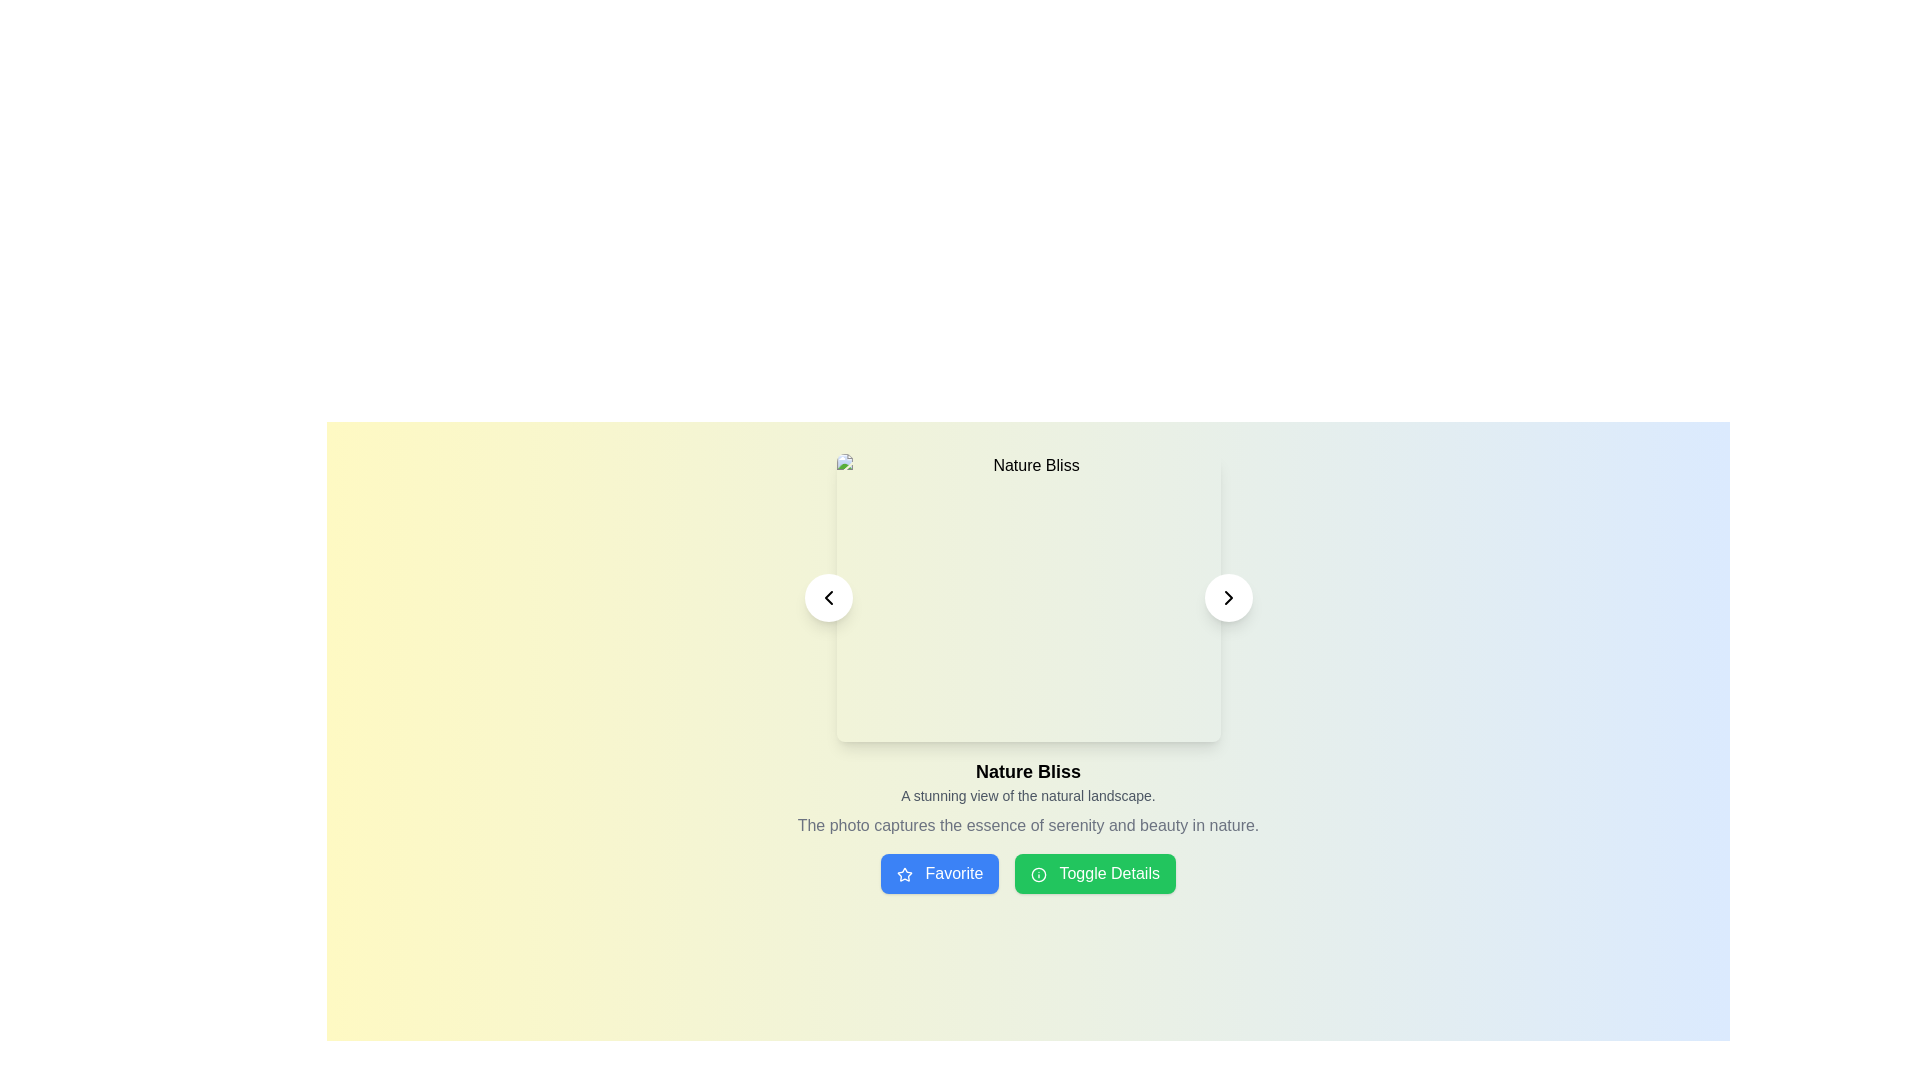 The width and height of the screenshot is (1920, 1080). I want to click on the star-shaped icon with a blue background and white border, located to the left of the 'Favorite' button, so click(904, 873).